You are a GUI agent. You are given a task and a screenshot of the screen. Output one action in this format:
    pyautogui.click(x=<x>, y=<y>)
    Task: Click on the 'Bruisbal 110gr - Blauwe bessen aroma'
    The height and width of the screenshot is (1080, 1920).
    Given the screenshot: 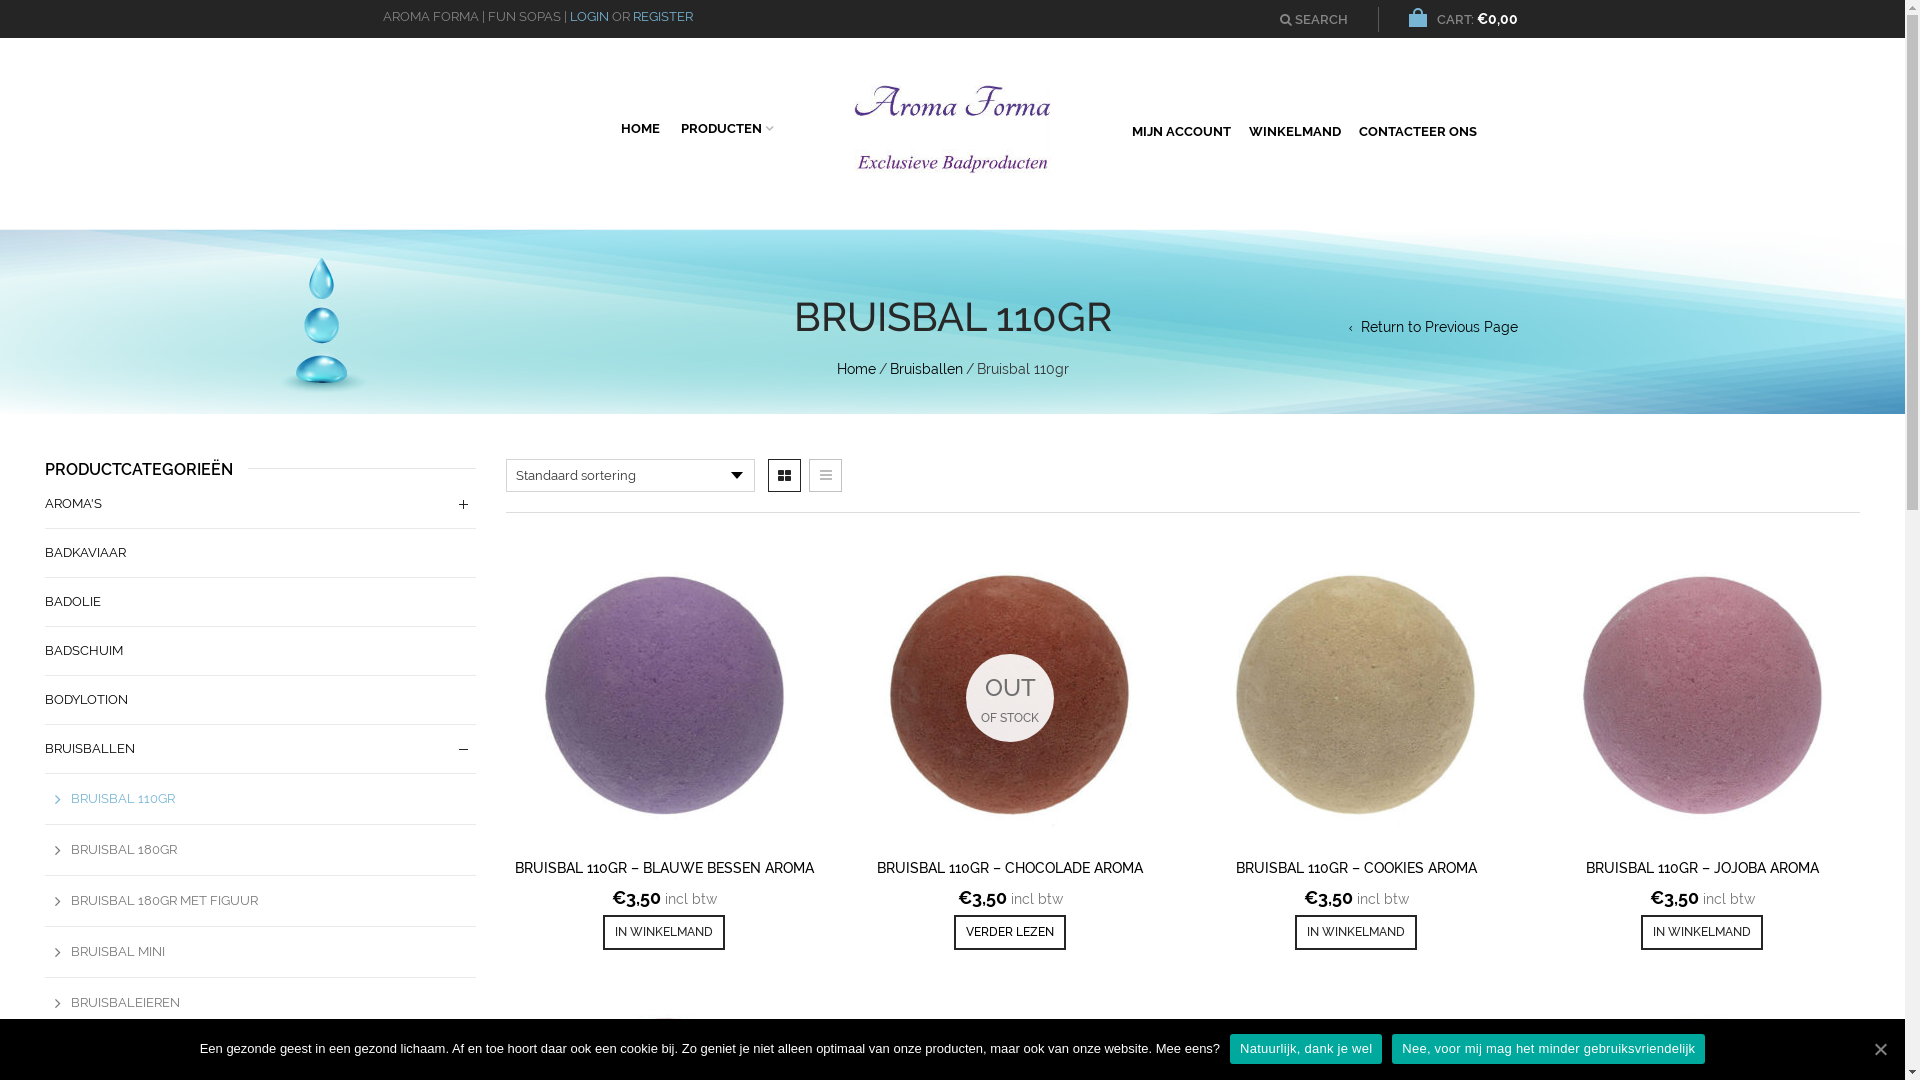 What is the action you would take?
    pyautogui.click(x=663, y=697)
    